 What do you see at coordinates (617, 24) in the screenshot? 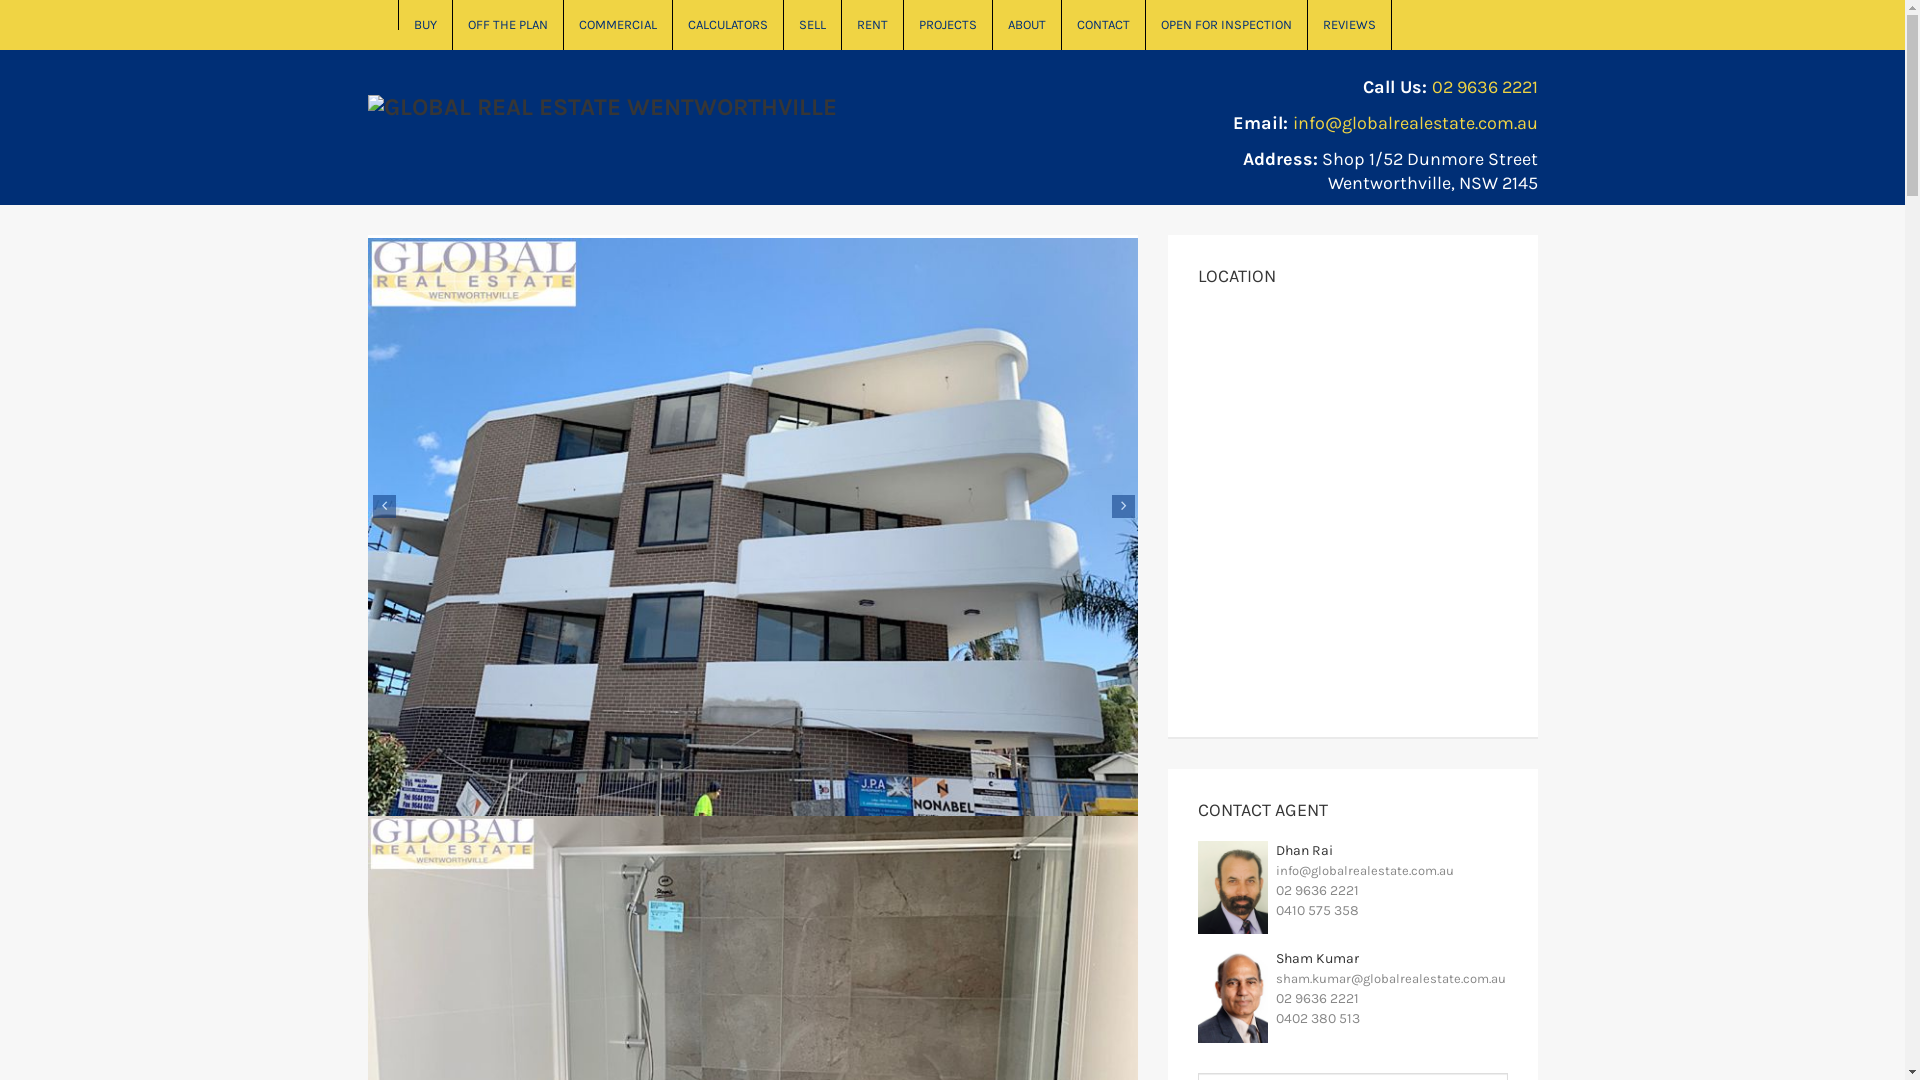
I see `'COMMERCIAL'` at bounding box center [617, 24].